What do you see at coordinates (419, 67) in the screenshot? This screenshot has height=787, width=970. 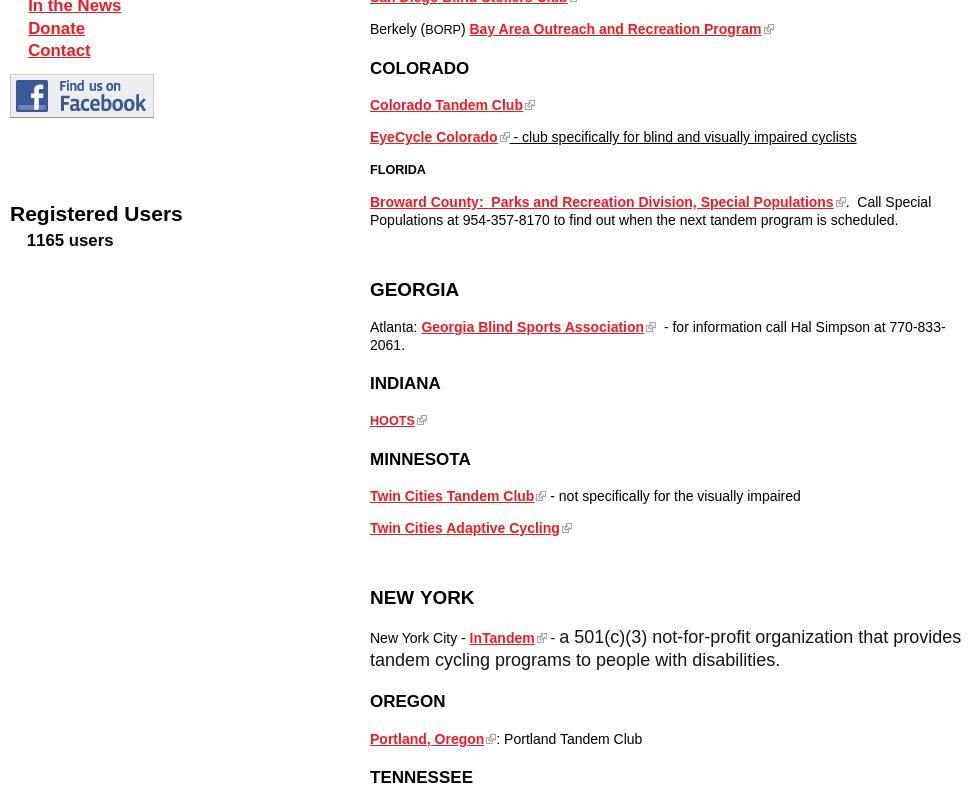 I see `'COLORADO'` at bounding box center [419, 67].